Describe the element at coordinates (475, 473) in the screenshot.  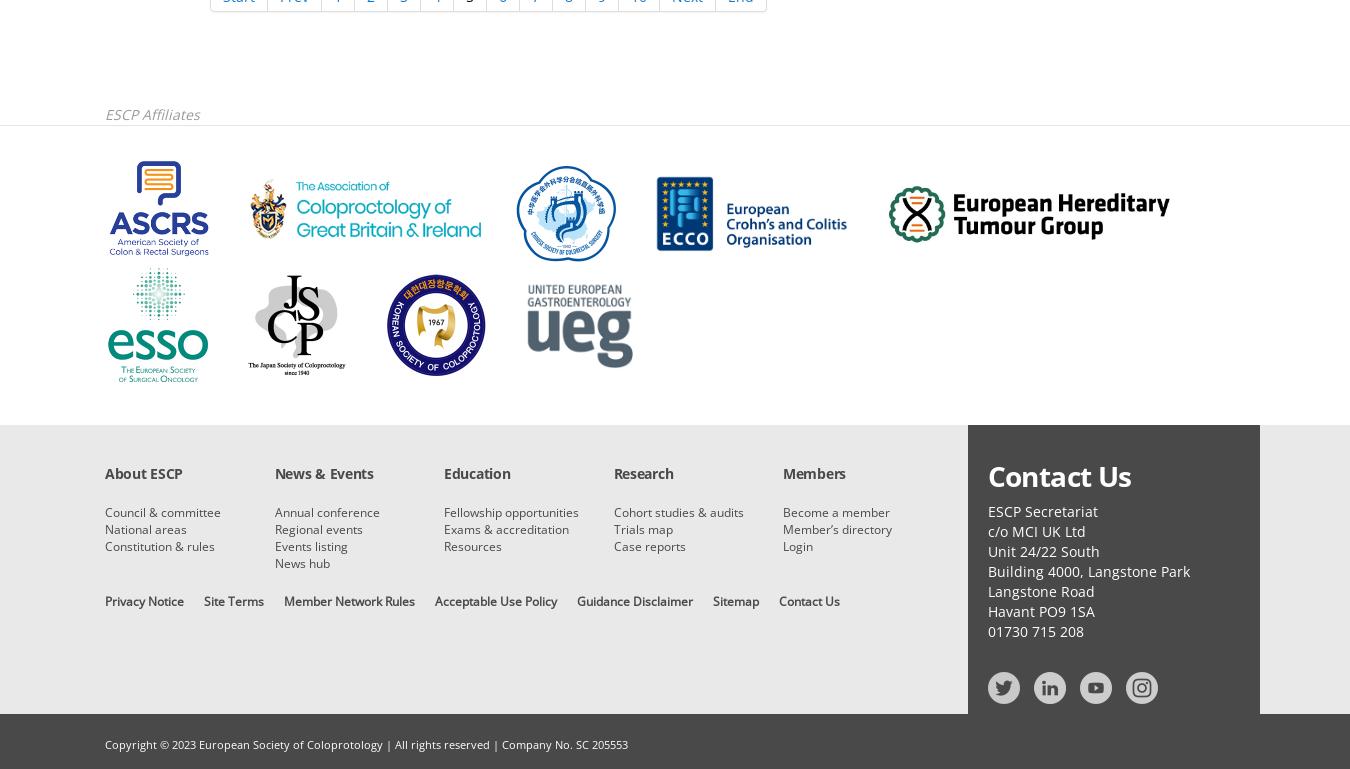
I see `'Education'` at that location.